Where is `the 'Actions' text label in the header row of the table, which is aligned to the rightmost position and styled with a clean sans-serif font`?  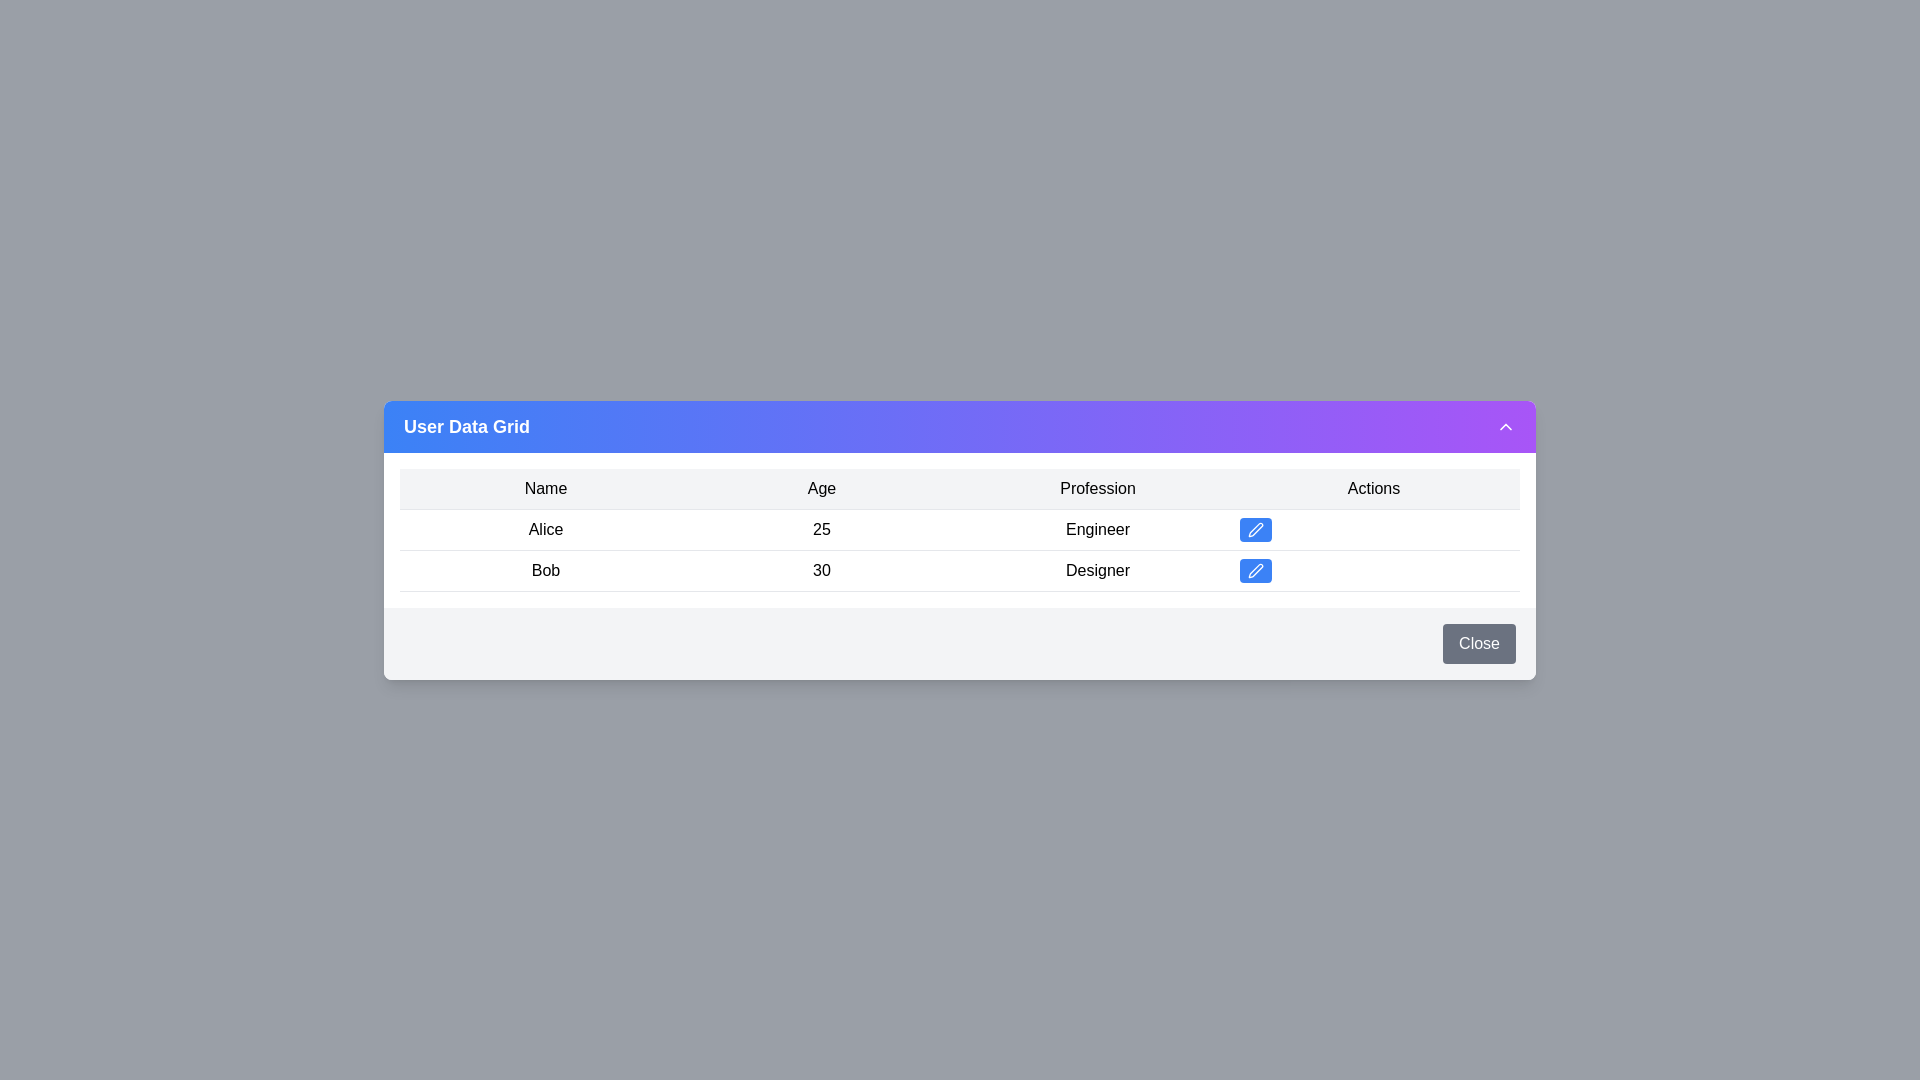
the 'Actions' text label in the header row of the table, which is aligned to the rightmost position and styled with a clean sans-serif font is located at coordinates (1372, 488).